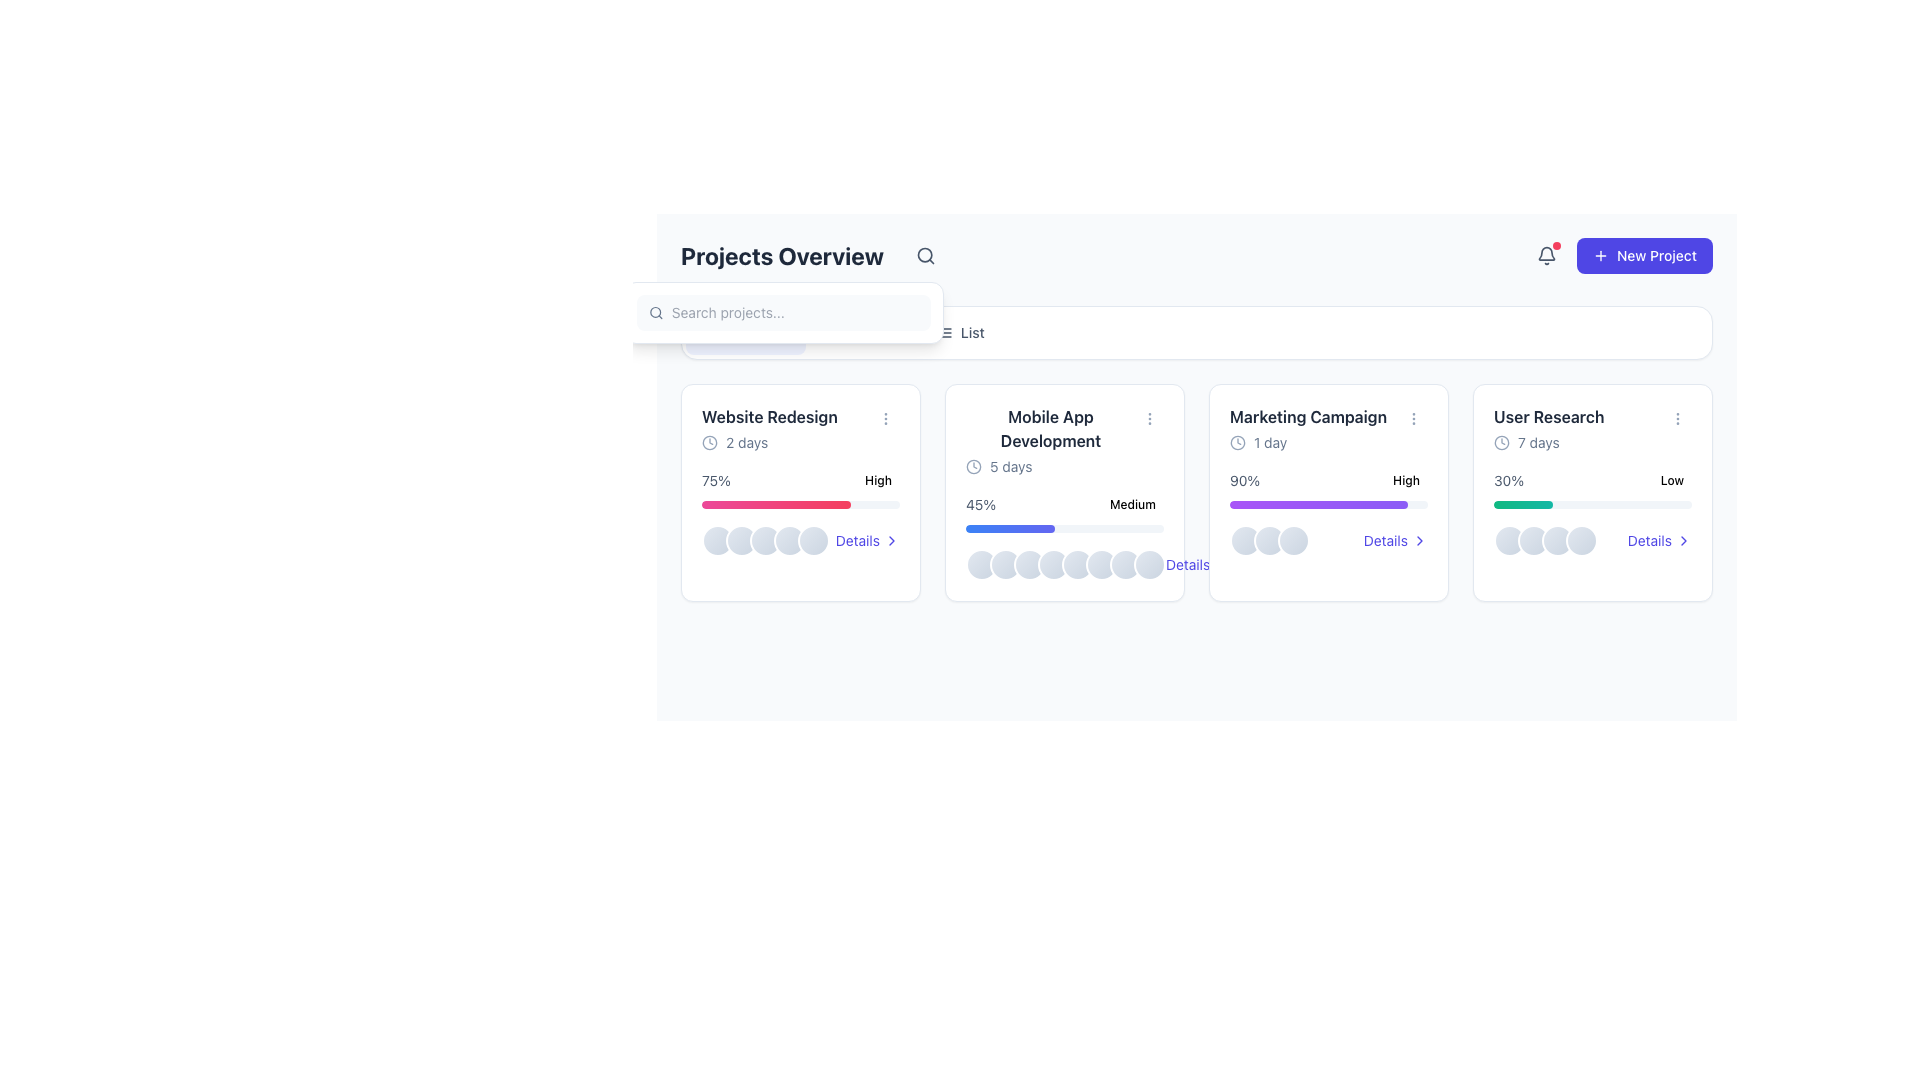 This screenshot has height=1080, width=1920. I want to click on the project title text block located in the top-left section of the first project card, so click(768, 427).